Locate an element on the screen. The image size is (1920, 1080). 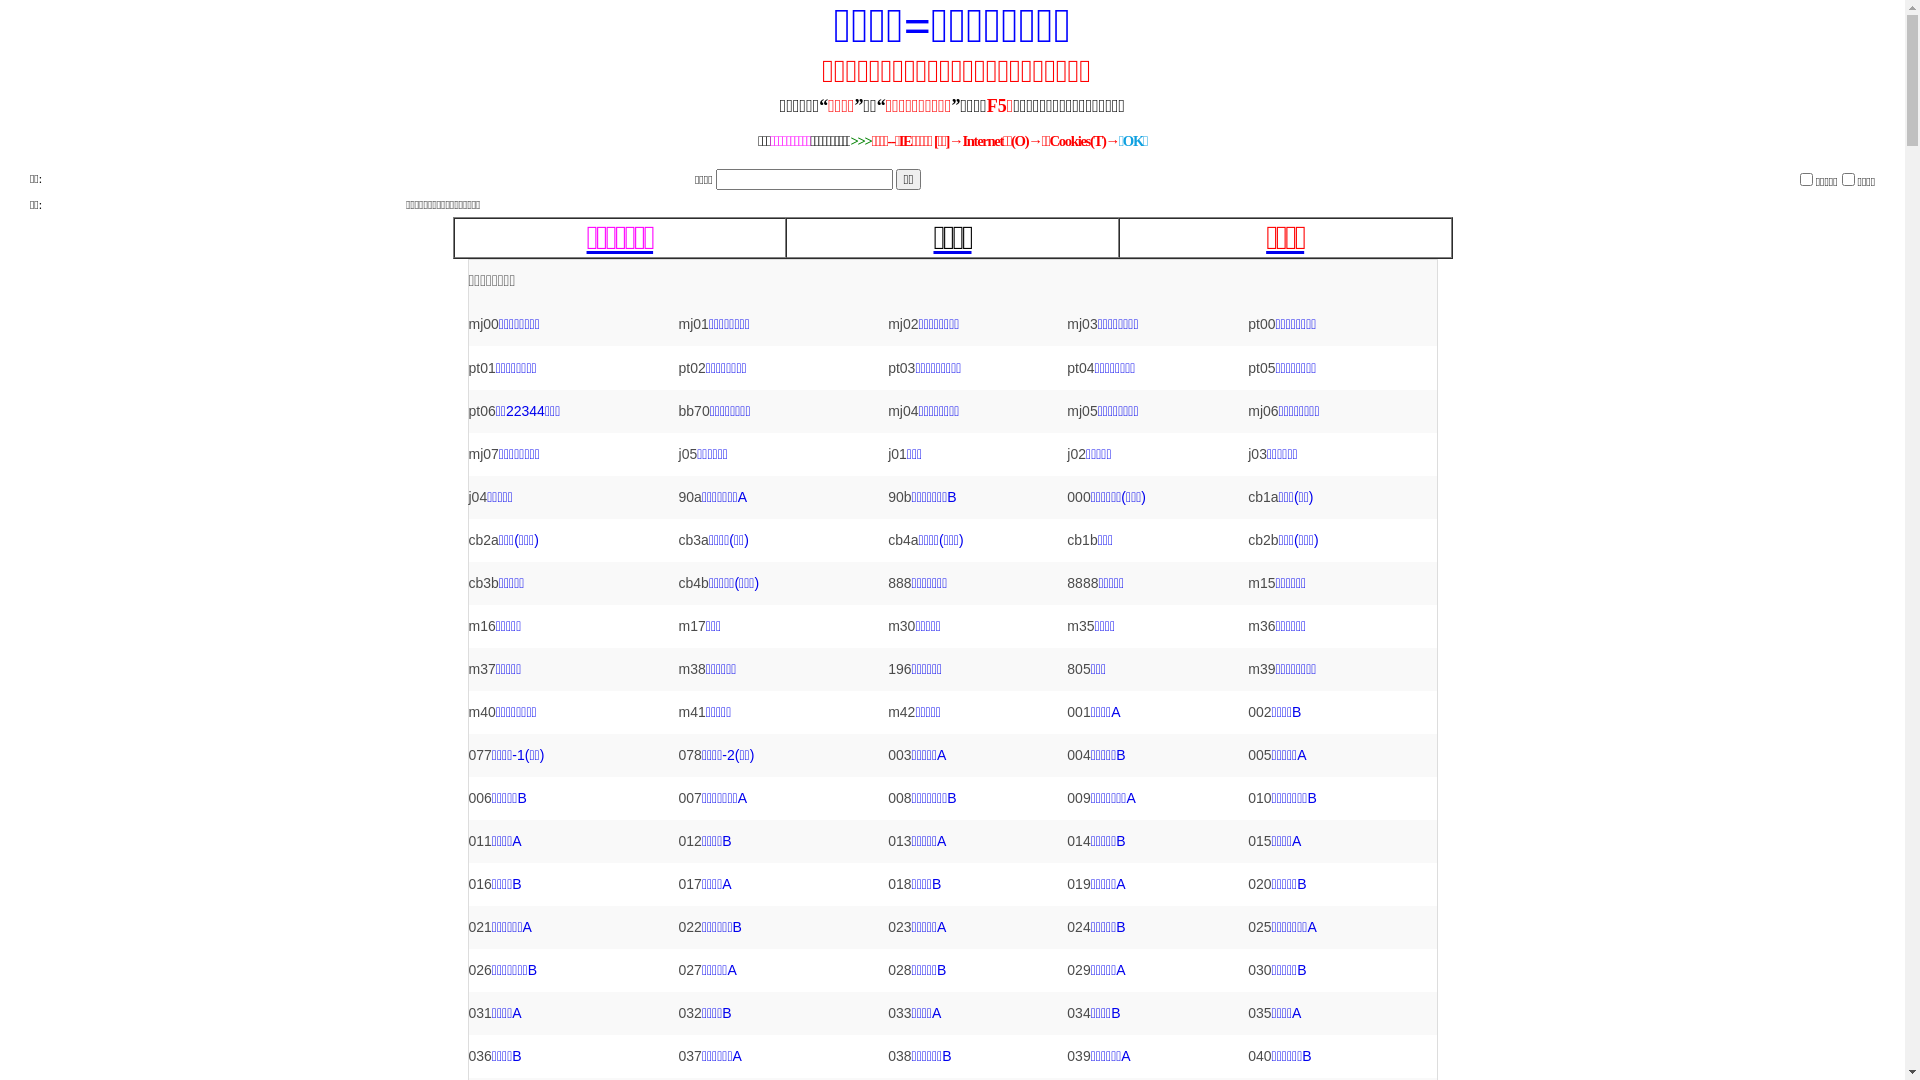
'pt03' is located at coordinates (887, 367).